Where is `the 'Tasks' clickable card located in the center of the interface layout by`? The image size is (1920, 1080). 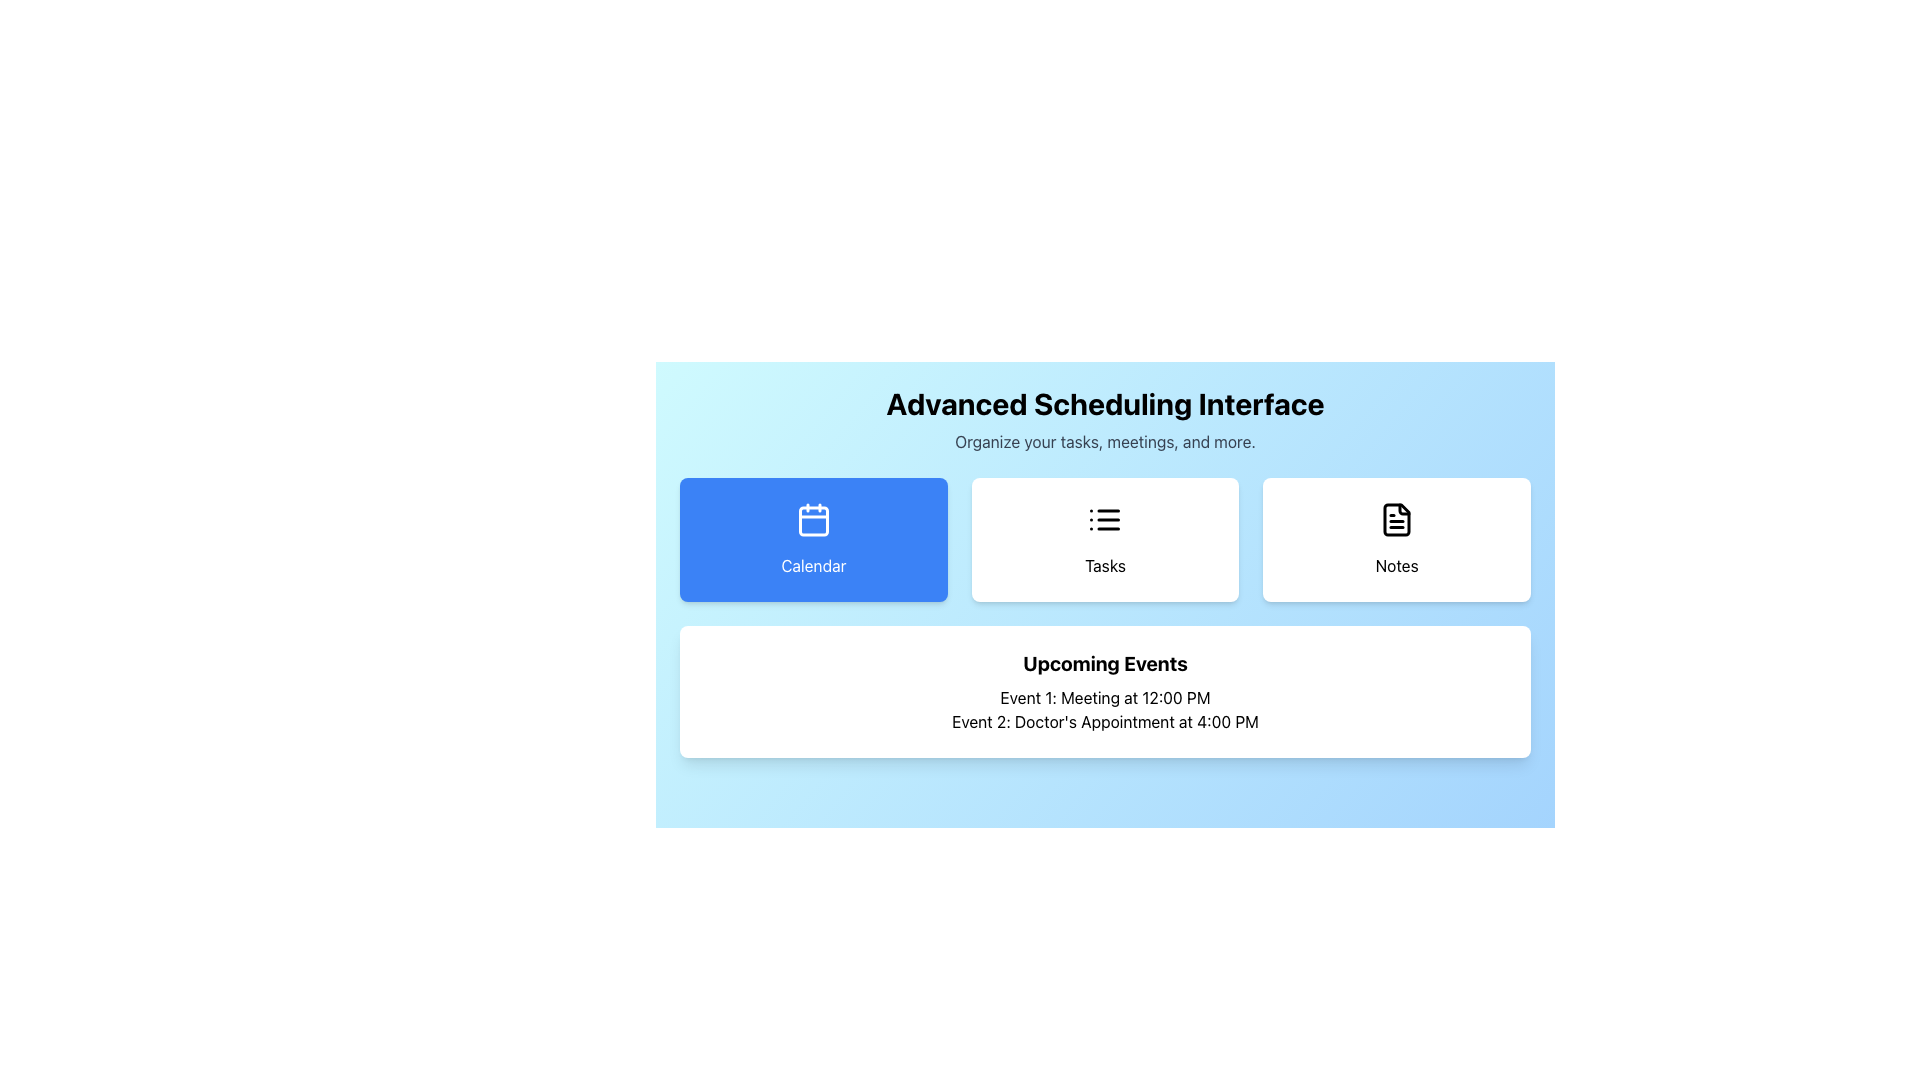
the 'Tasks' clickable card located in the center of the interface layout by is located at coordinates (1104, 540).